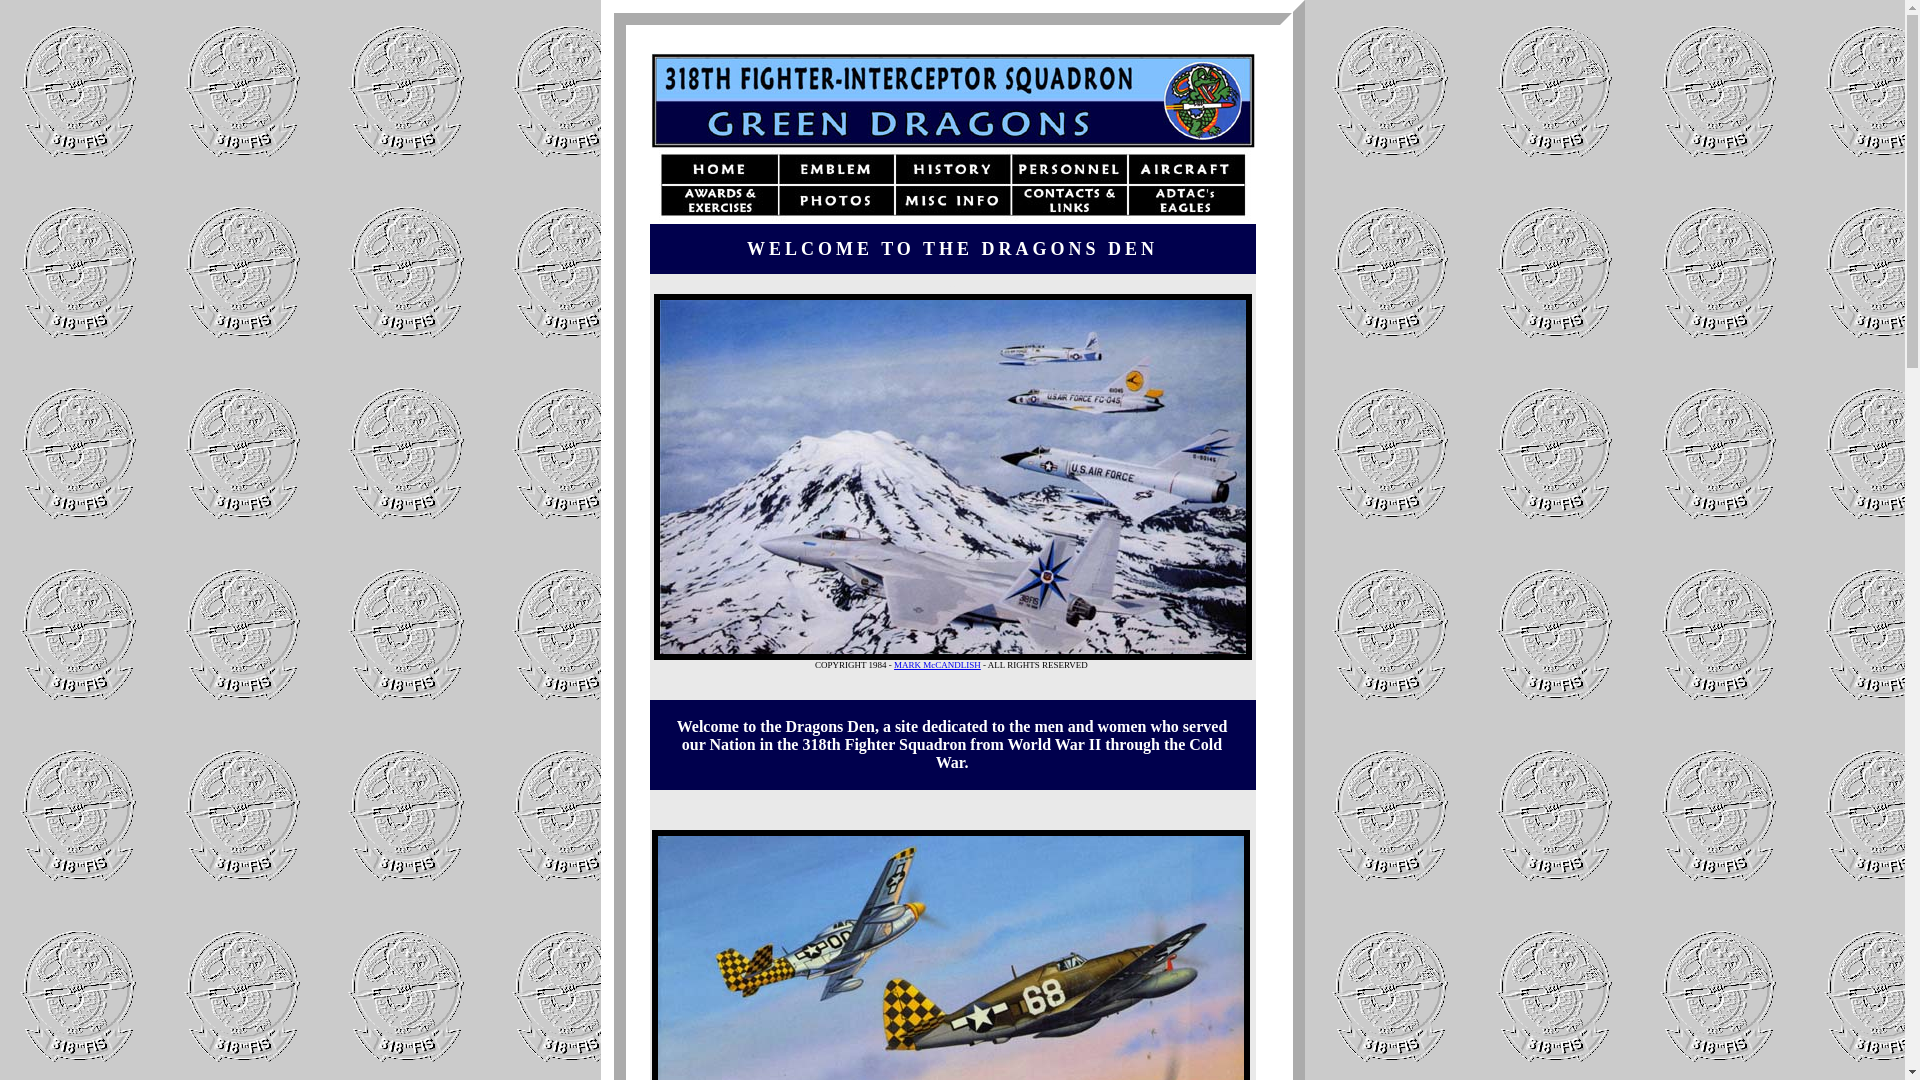  What do you see at coordinates (936, 664) in the screenshot?
I see `'MARK McCANDLISH'` at bounding box center [936, 664].